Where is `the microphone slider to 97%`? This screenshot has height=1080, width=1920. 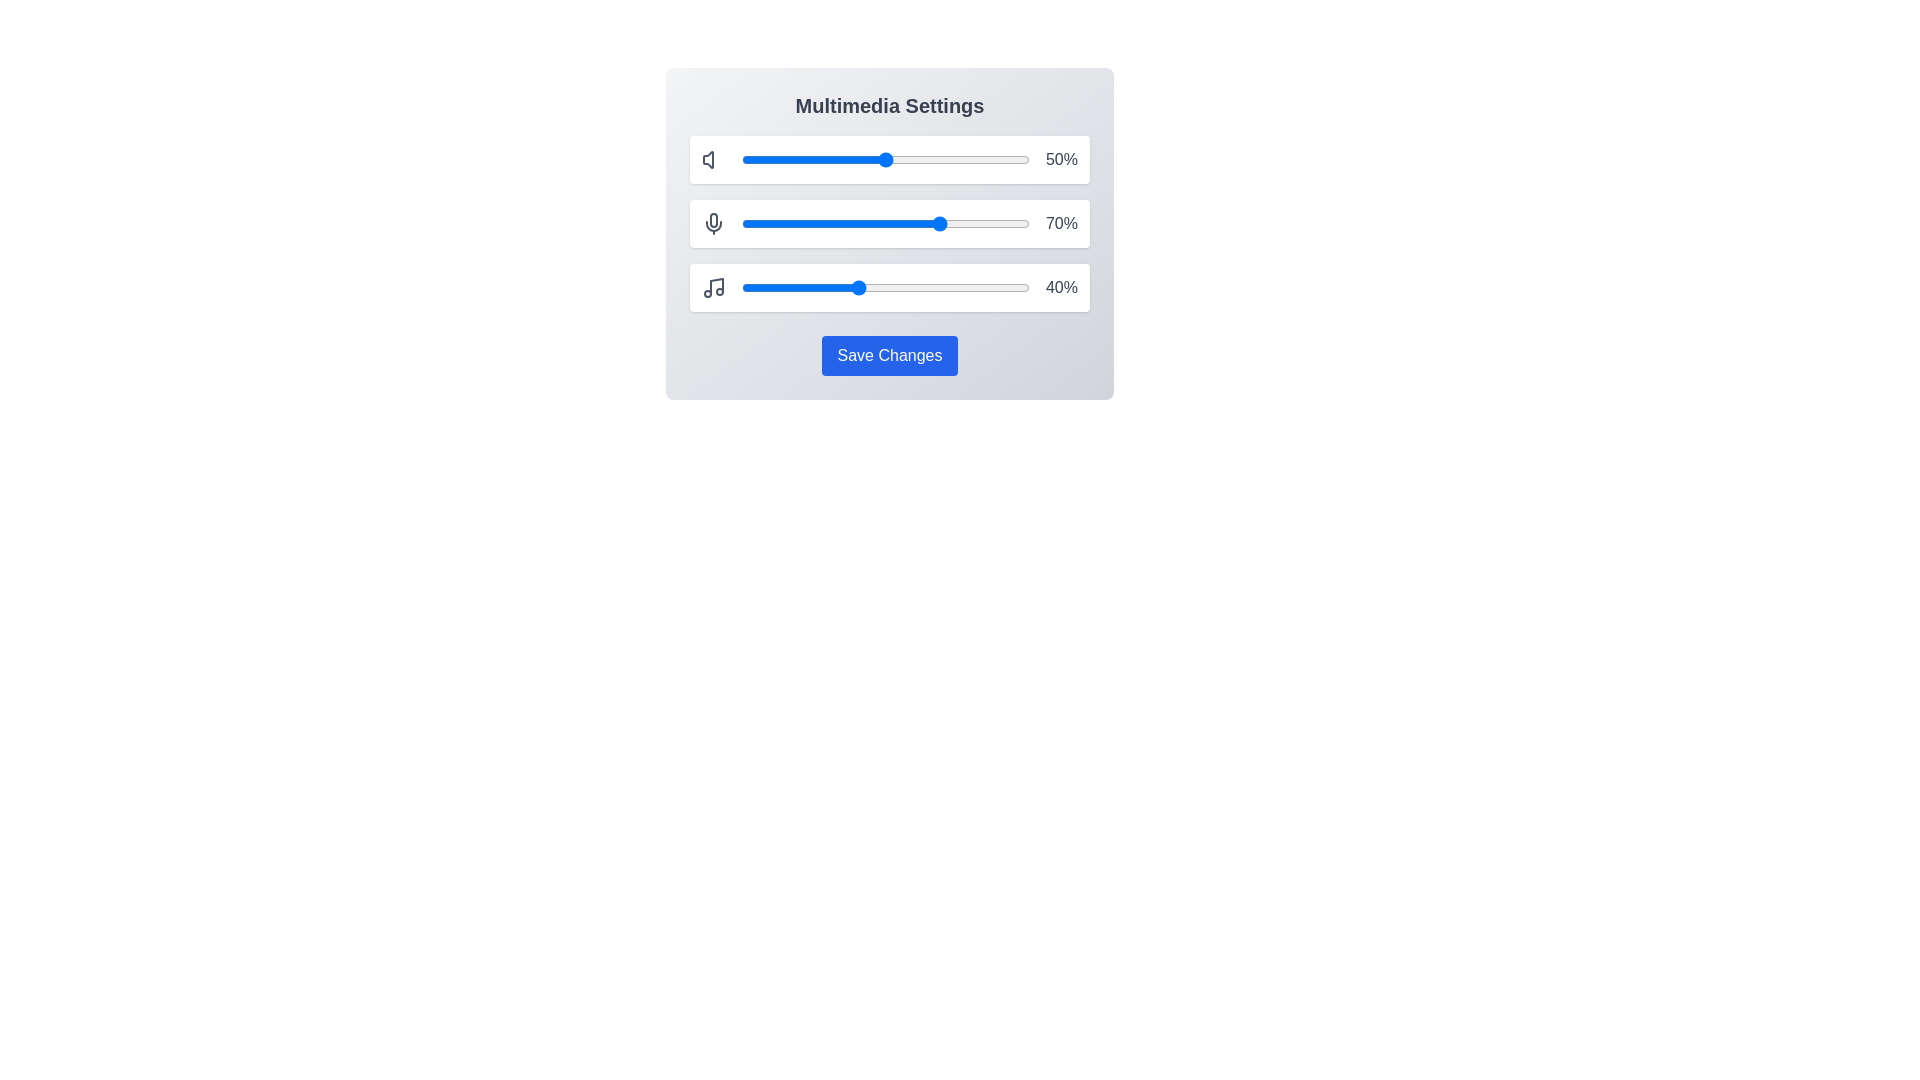 the microphone slider to 97% is located at coordinates (1021, 223).